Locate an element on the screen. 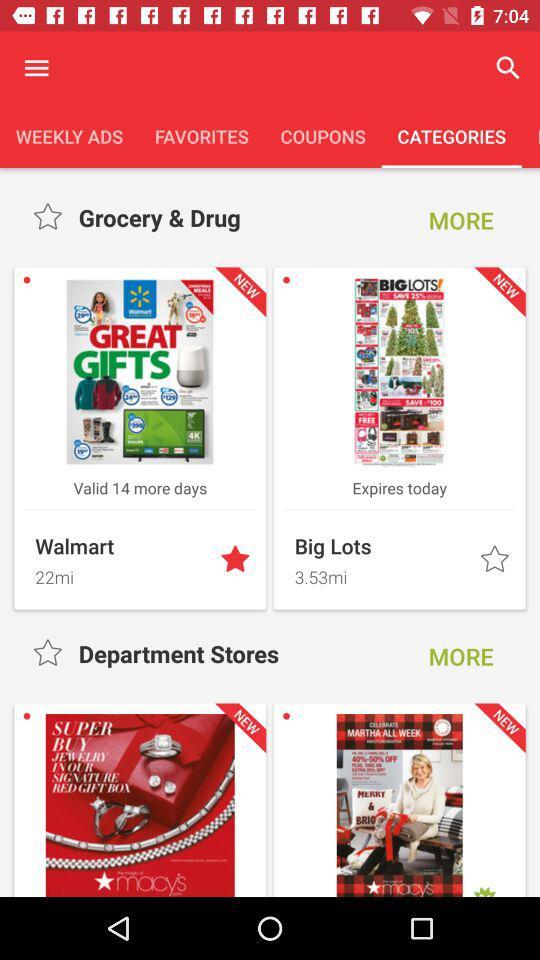 The height and width of the screenshot is (960, 540). to favorites is located at coordinates (237, 560).